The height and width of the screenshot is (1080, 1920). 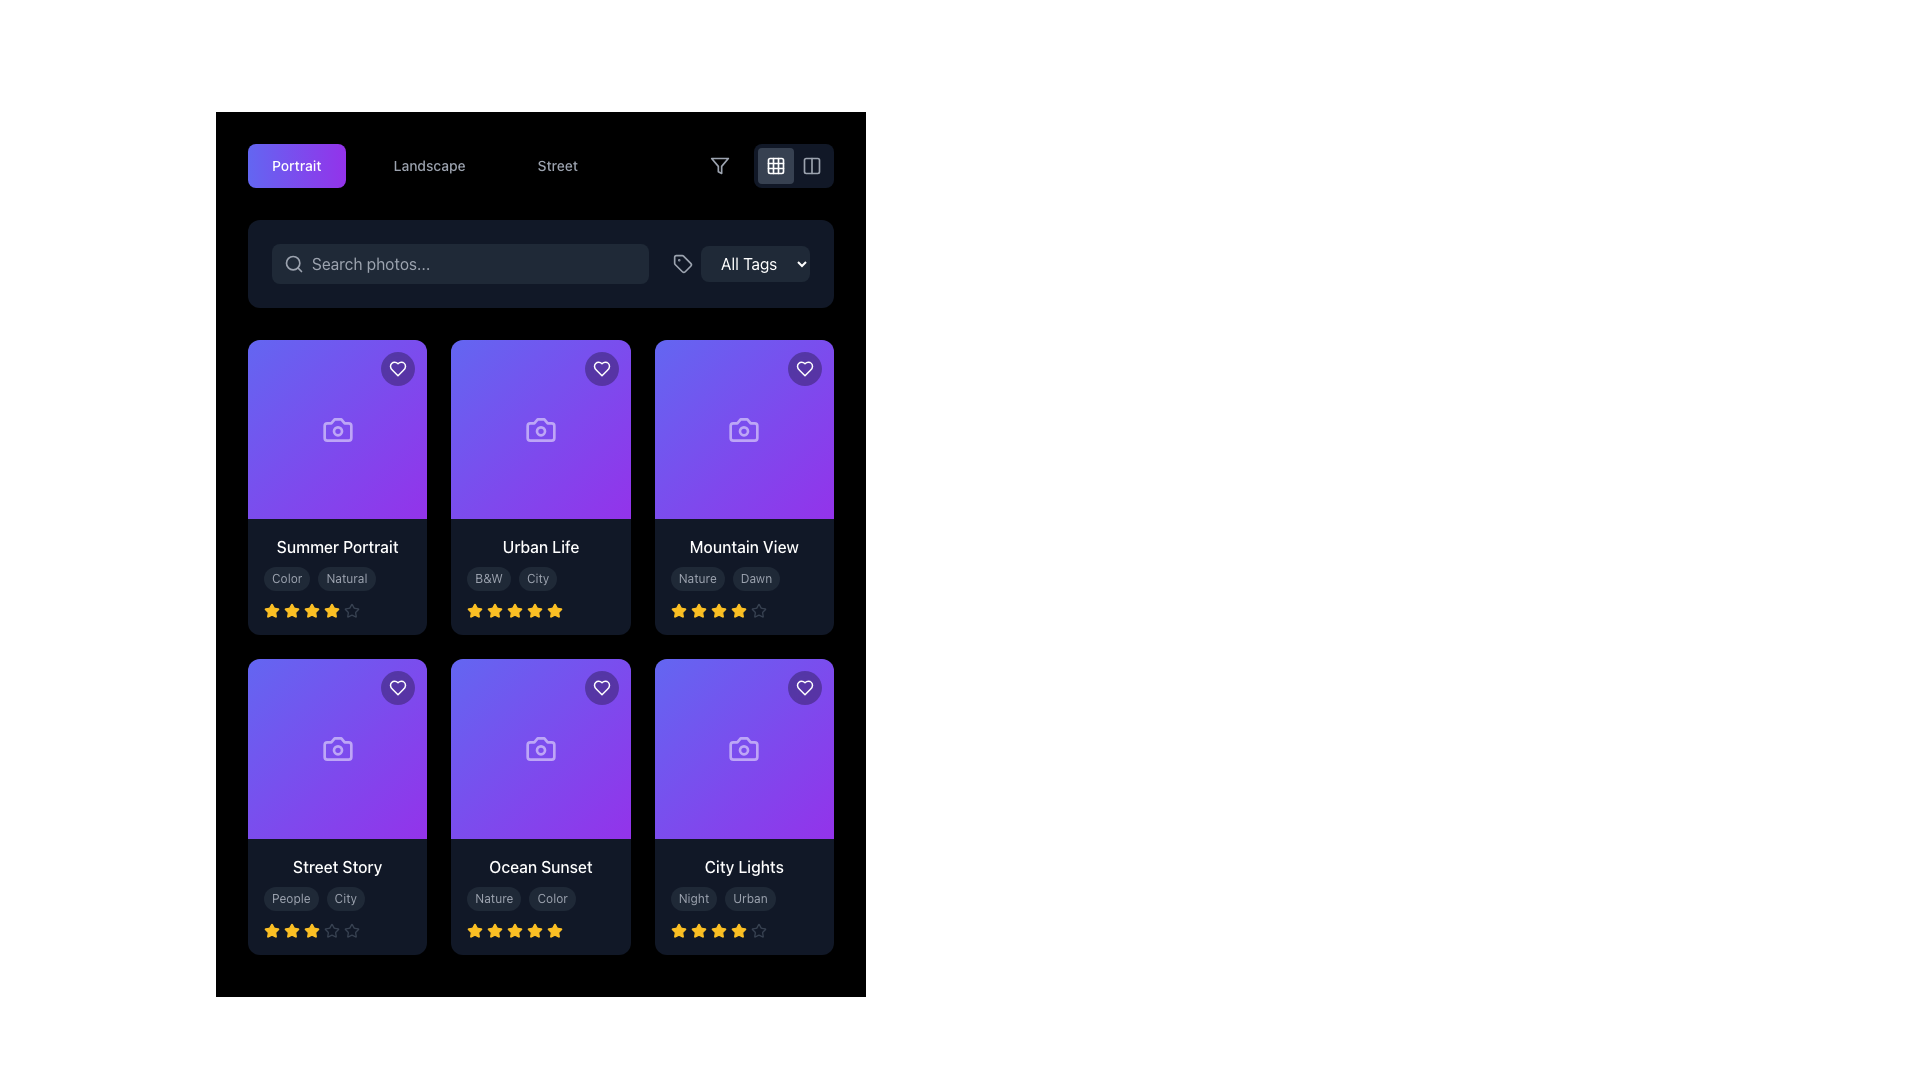 I want to click on the photography-themed icon representing the 'City Lights' card in the bottom row of the grid layout, so click(x=743, y=748).